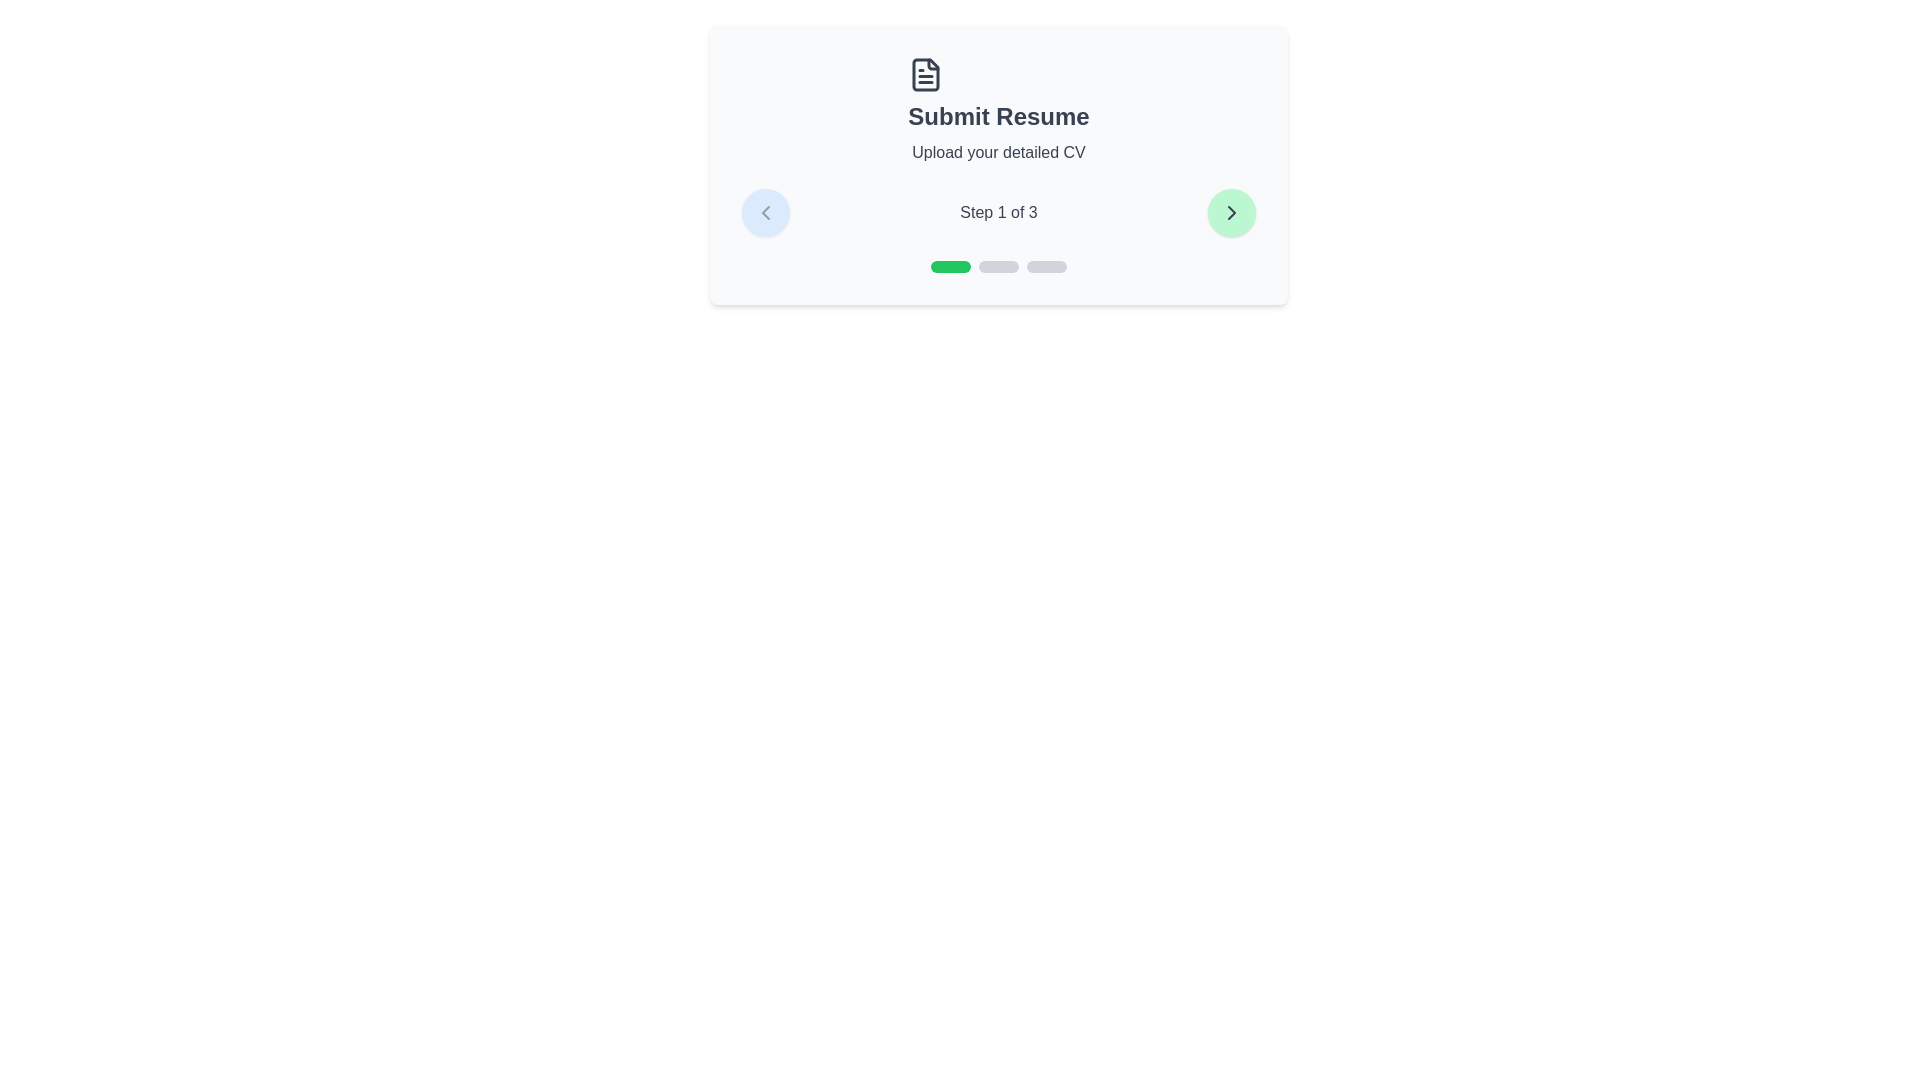 Image resolution: width=1920 pixels, height=1080 pixels. I want to click on the step progress indicator to navigate to step 2, so click(998, 265).